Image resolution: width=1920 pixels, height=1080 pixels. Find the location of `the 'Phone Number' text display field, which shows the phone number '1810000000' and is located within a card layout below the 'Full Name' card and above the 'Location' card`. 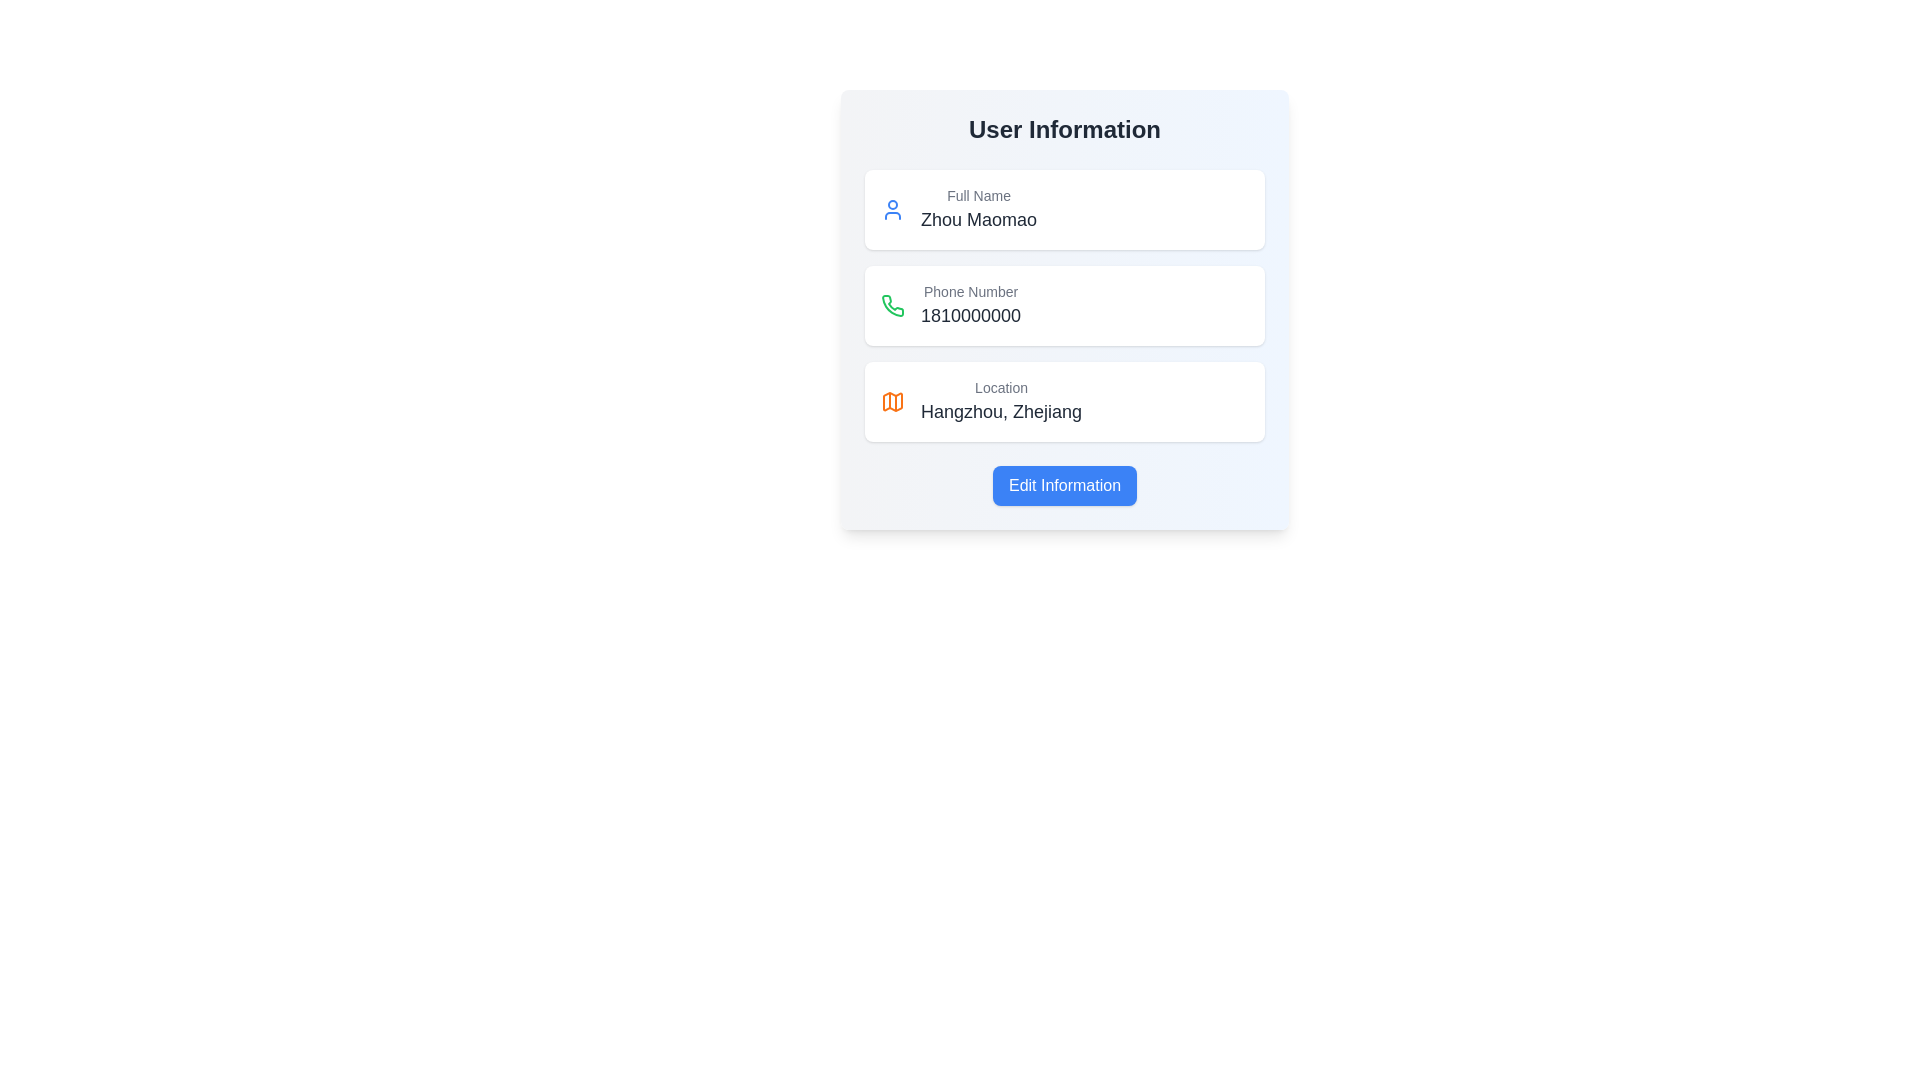

the 'Phone Number' text display field, which shows the phone number '1810000000' and is located within a card layout below the 'Full Name' card and above the 'Location' card is located at coordinates (971, 305).